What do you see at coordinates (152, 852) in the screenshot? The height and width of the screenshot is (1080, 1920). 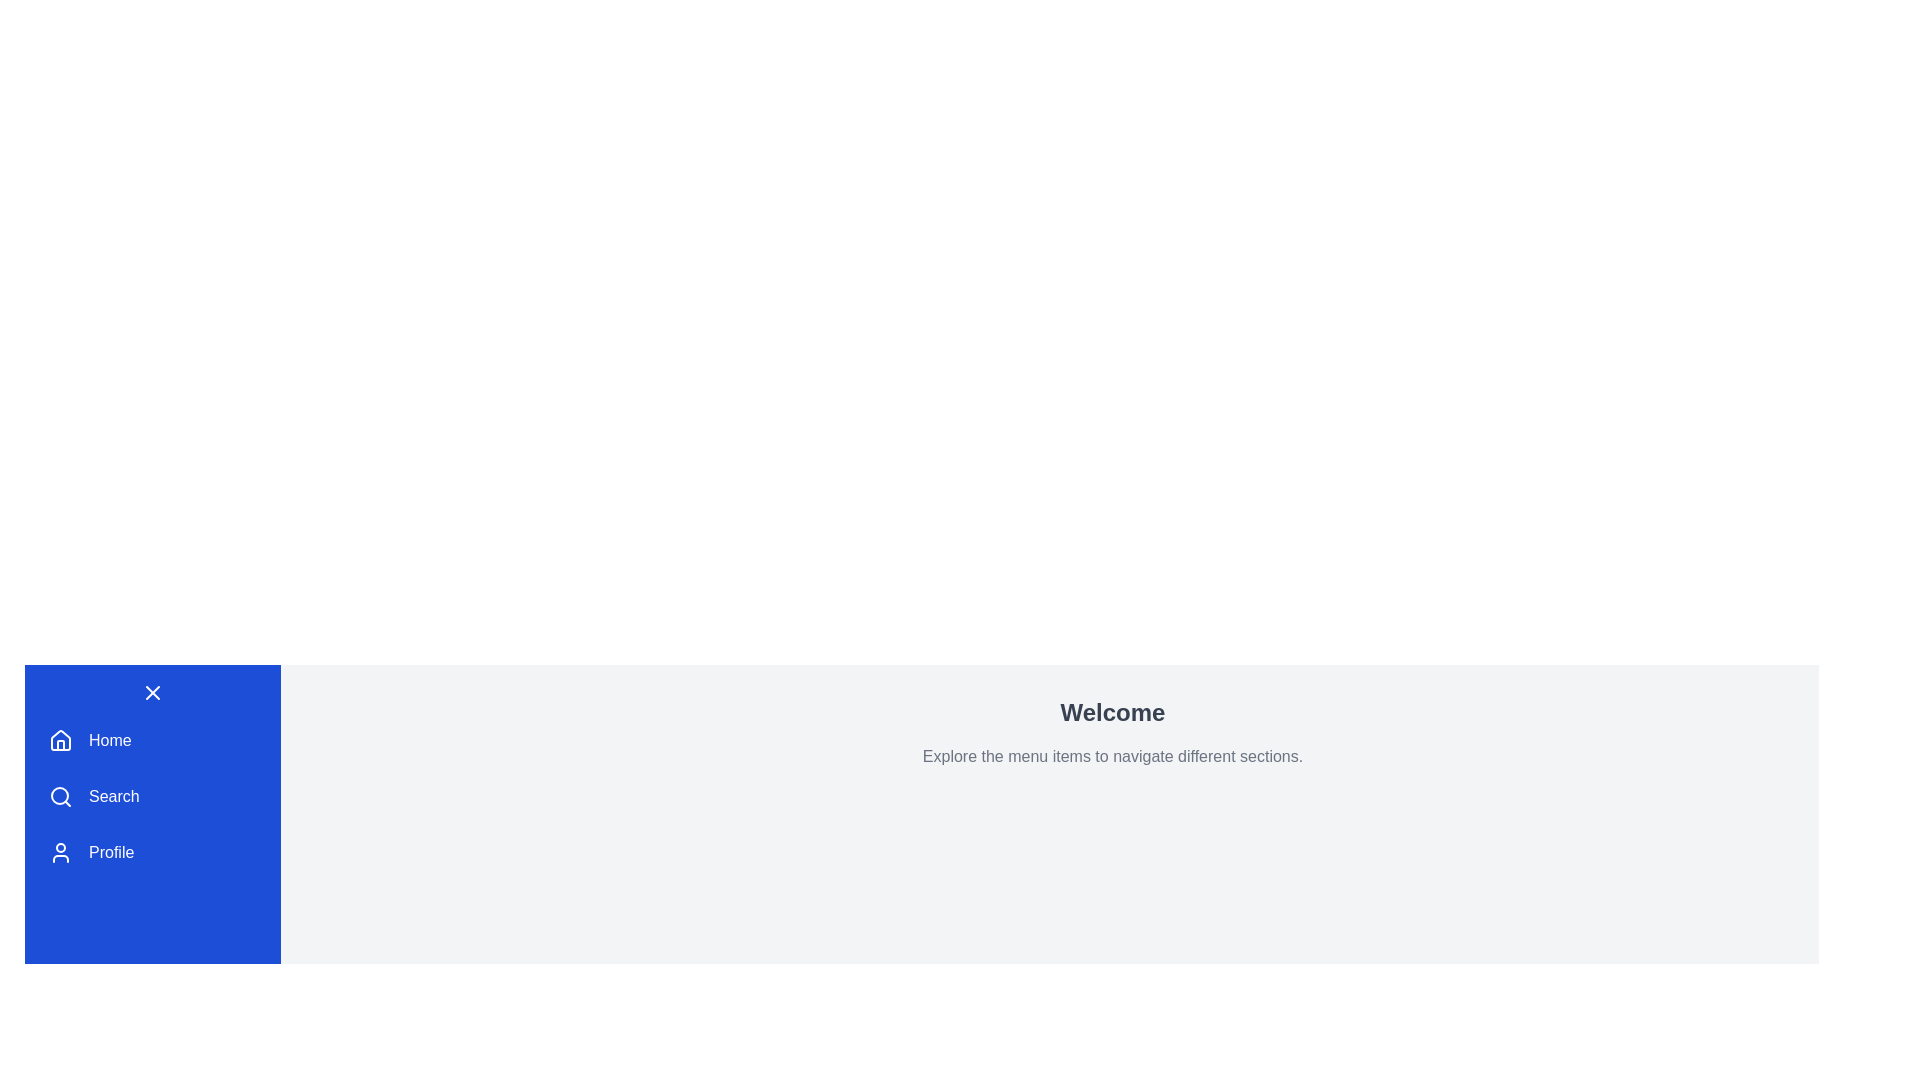 I see `the menu item Profile from the DashboardMenu` at bounding box center [152, 852].